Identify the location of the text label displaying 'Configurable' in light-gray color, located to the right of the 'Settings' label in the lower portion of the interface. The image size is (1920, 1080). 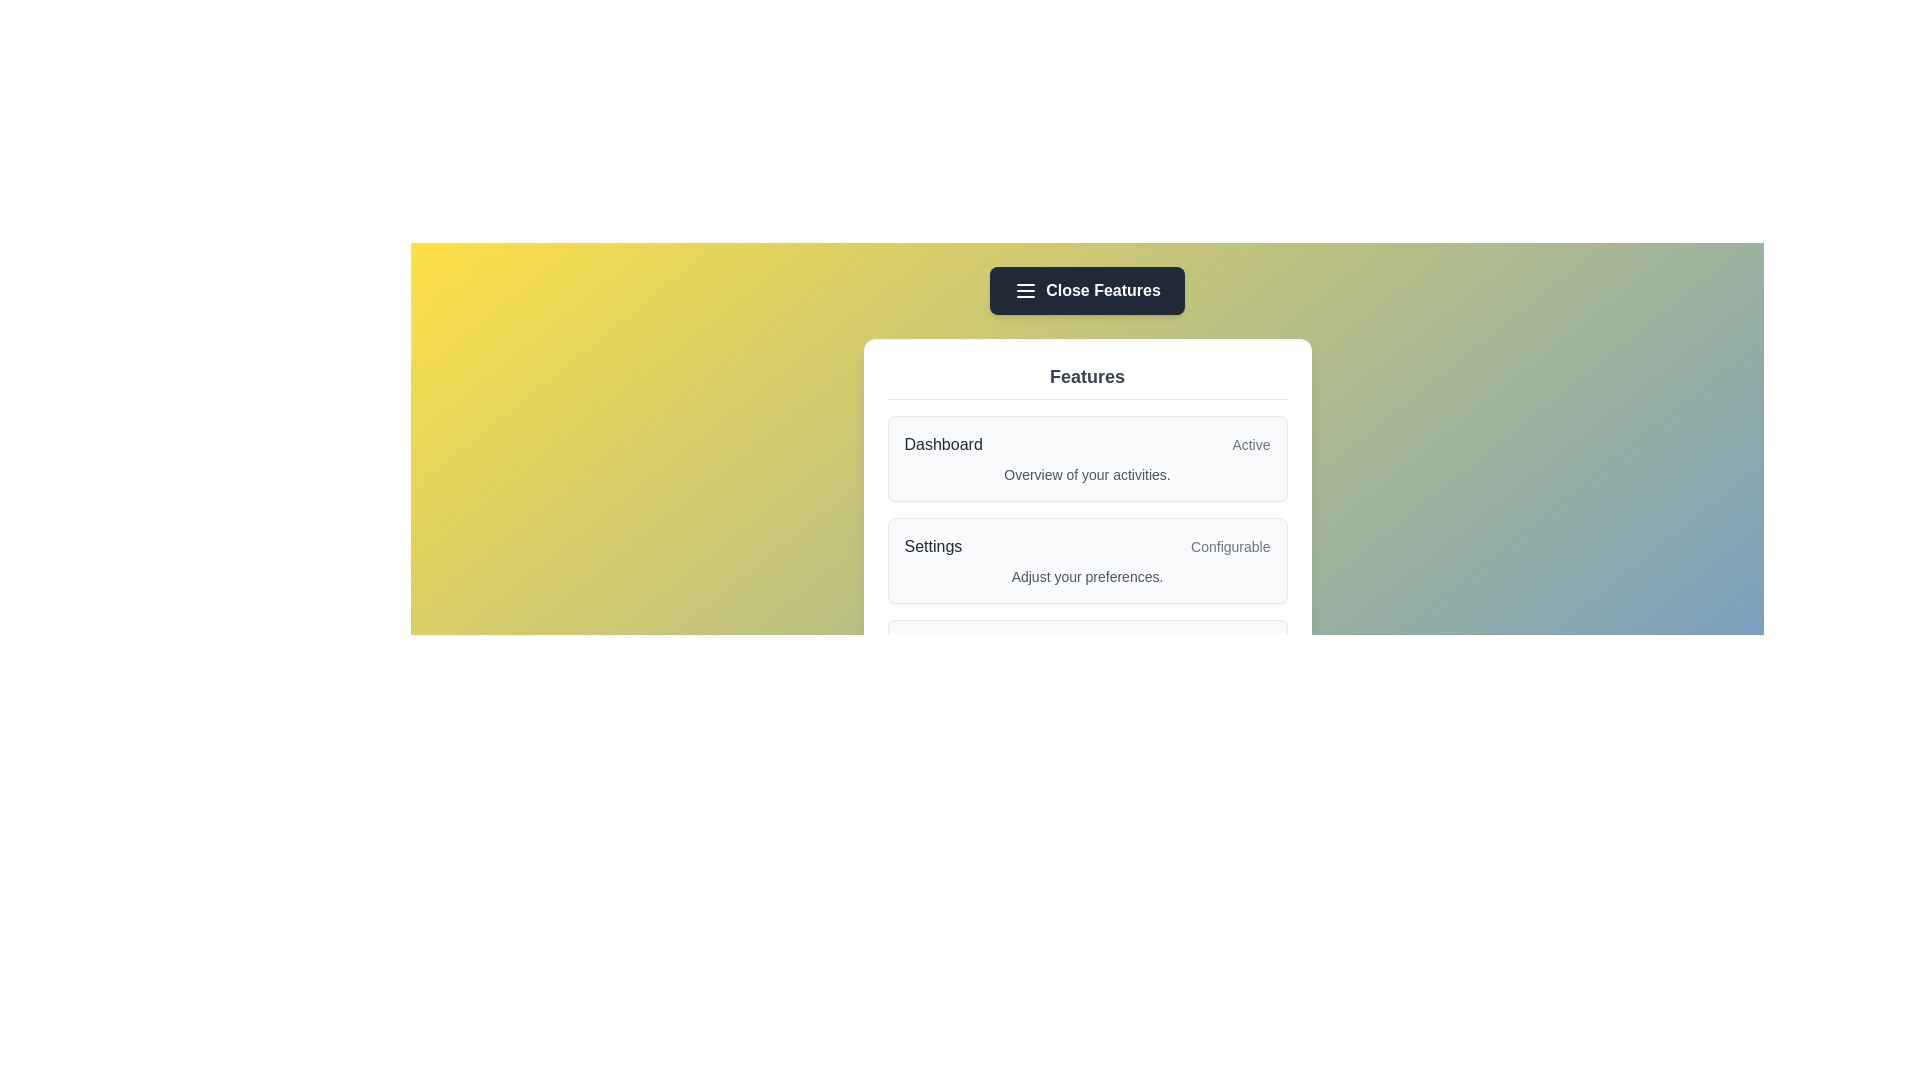
(1229, 547).